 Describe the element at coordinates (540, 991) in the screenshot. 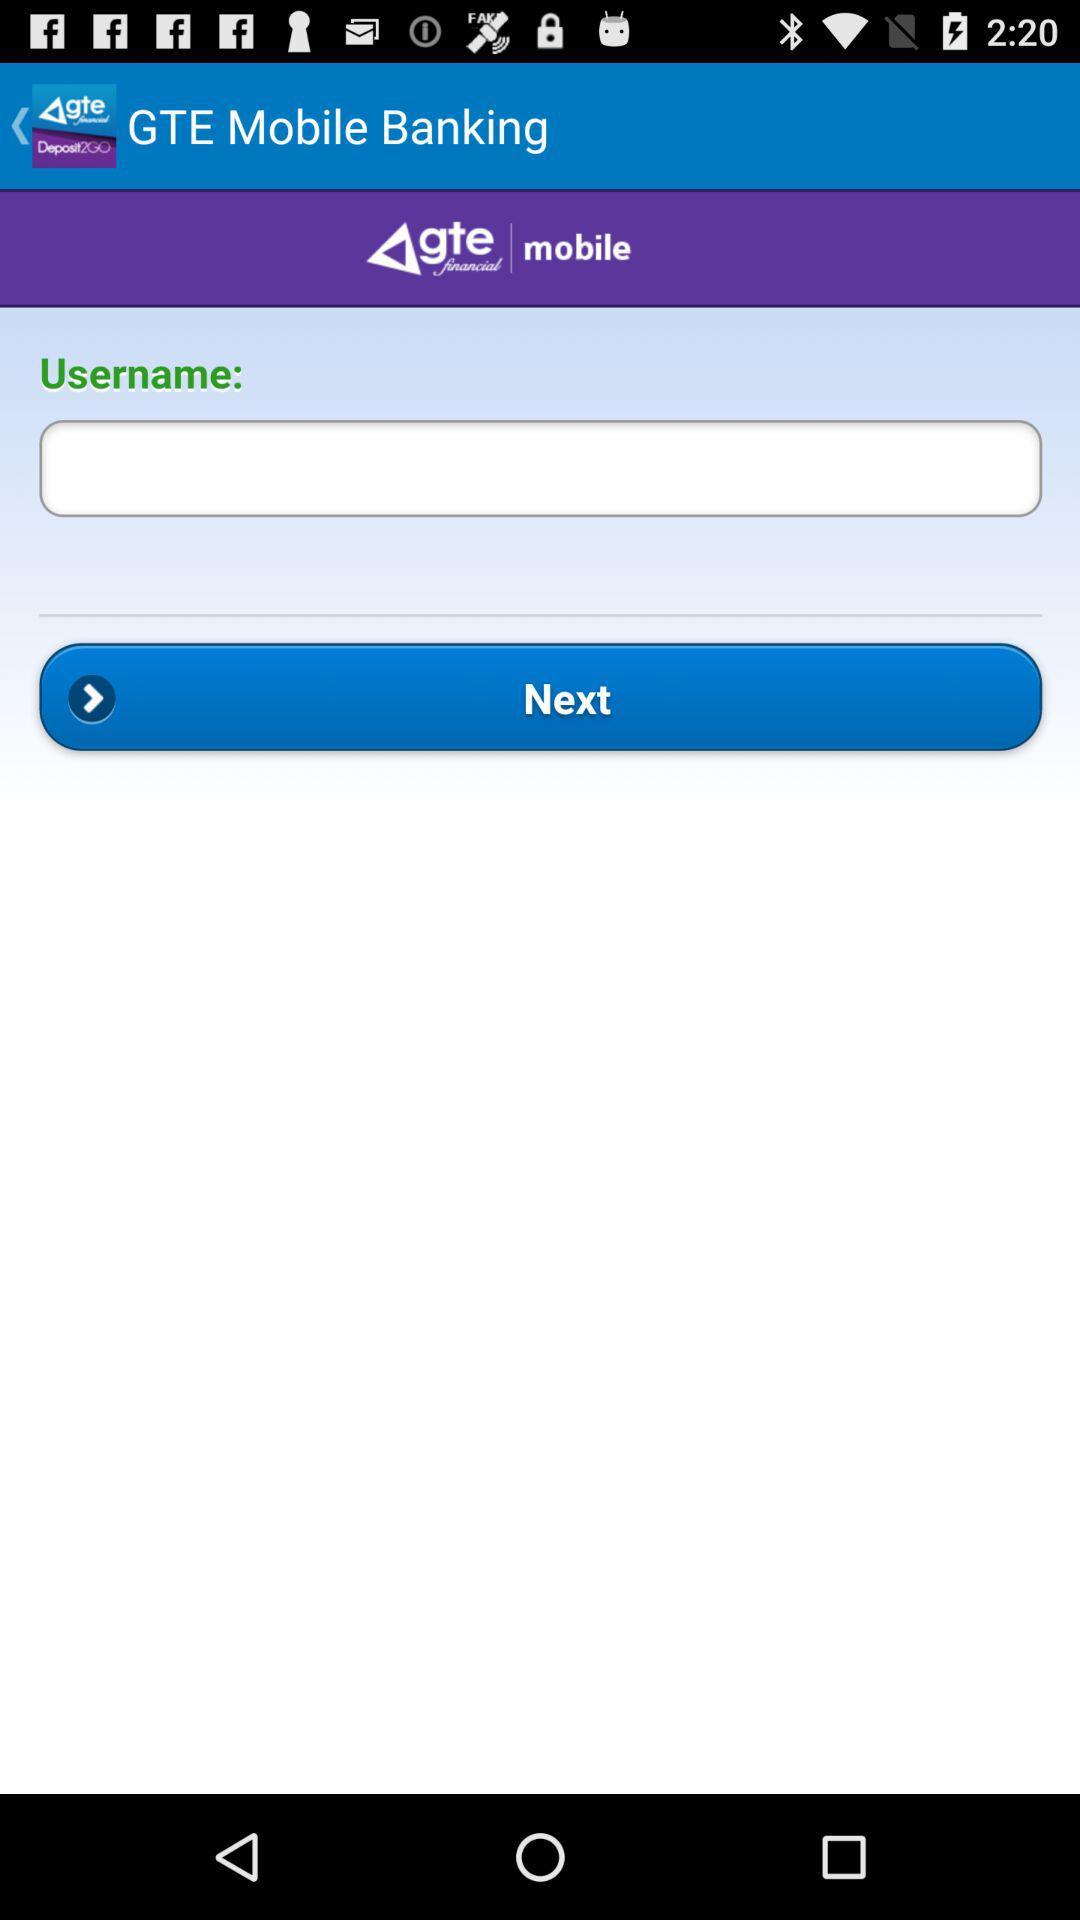

I see `gte mobile banking open` at that location.